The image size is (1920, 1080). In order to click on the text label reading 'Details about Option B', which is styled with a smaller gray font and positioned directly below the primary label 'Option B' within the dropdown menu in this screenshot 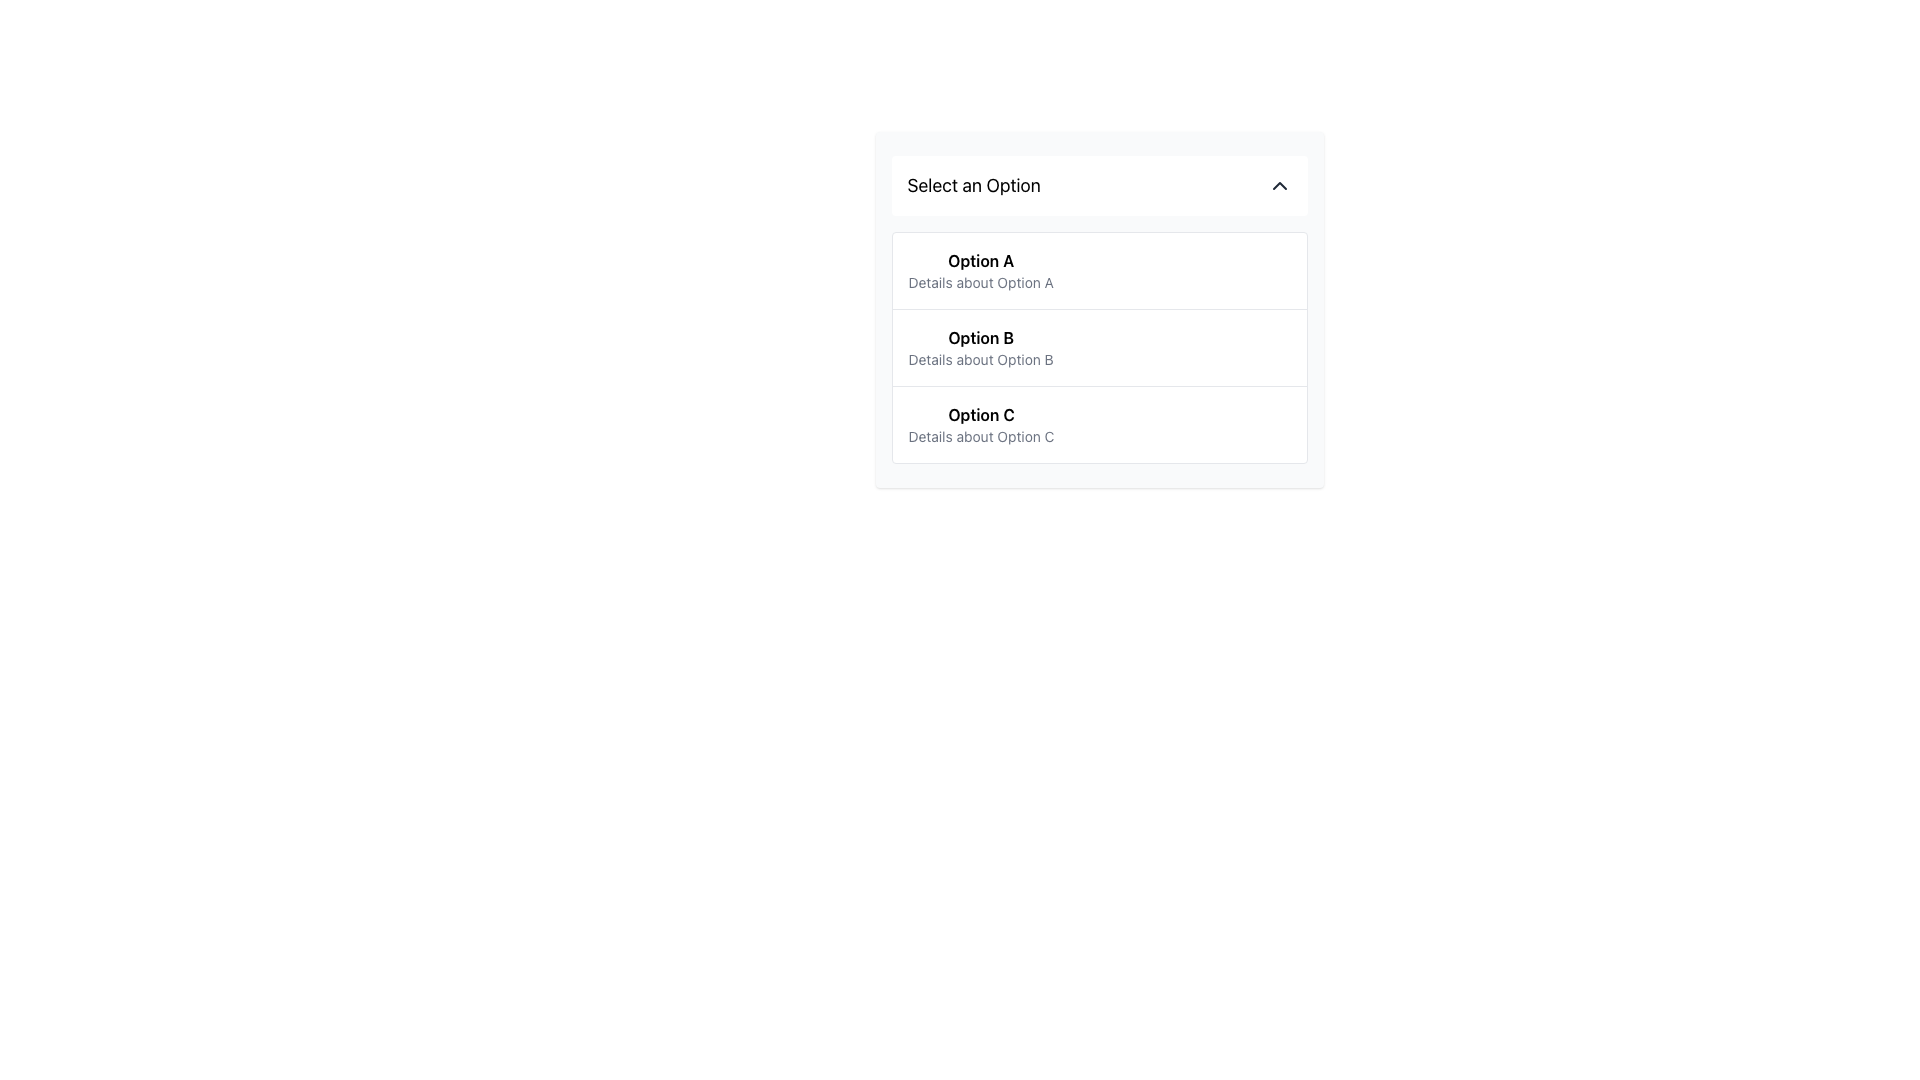, I will do `click(981, 358)`.